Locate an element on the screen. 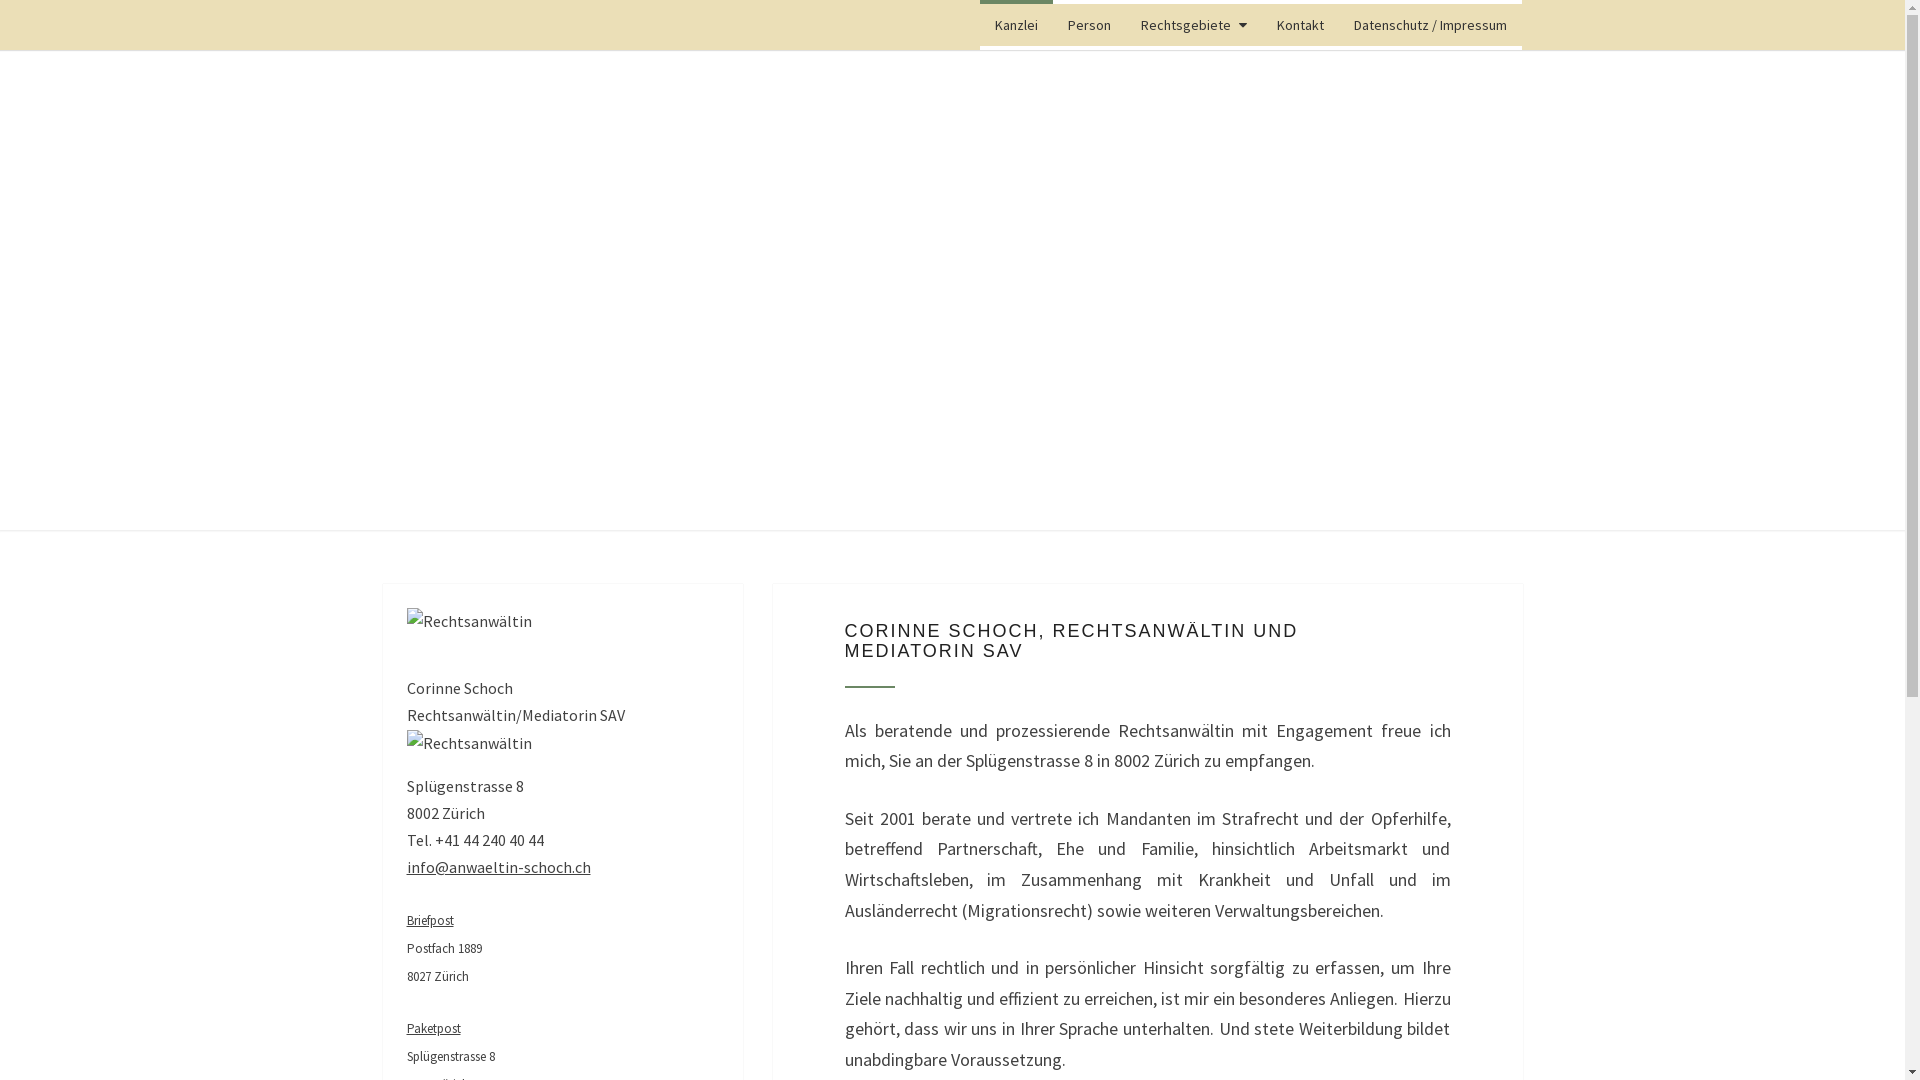 The width and height of the screenshot is (1920, 1080). 'Kanzlei' is located at coordinates (1016, 24).